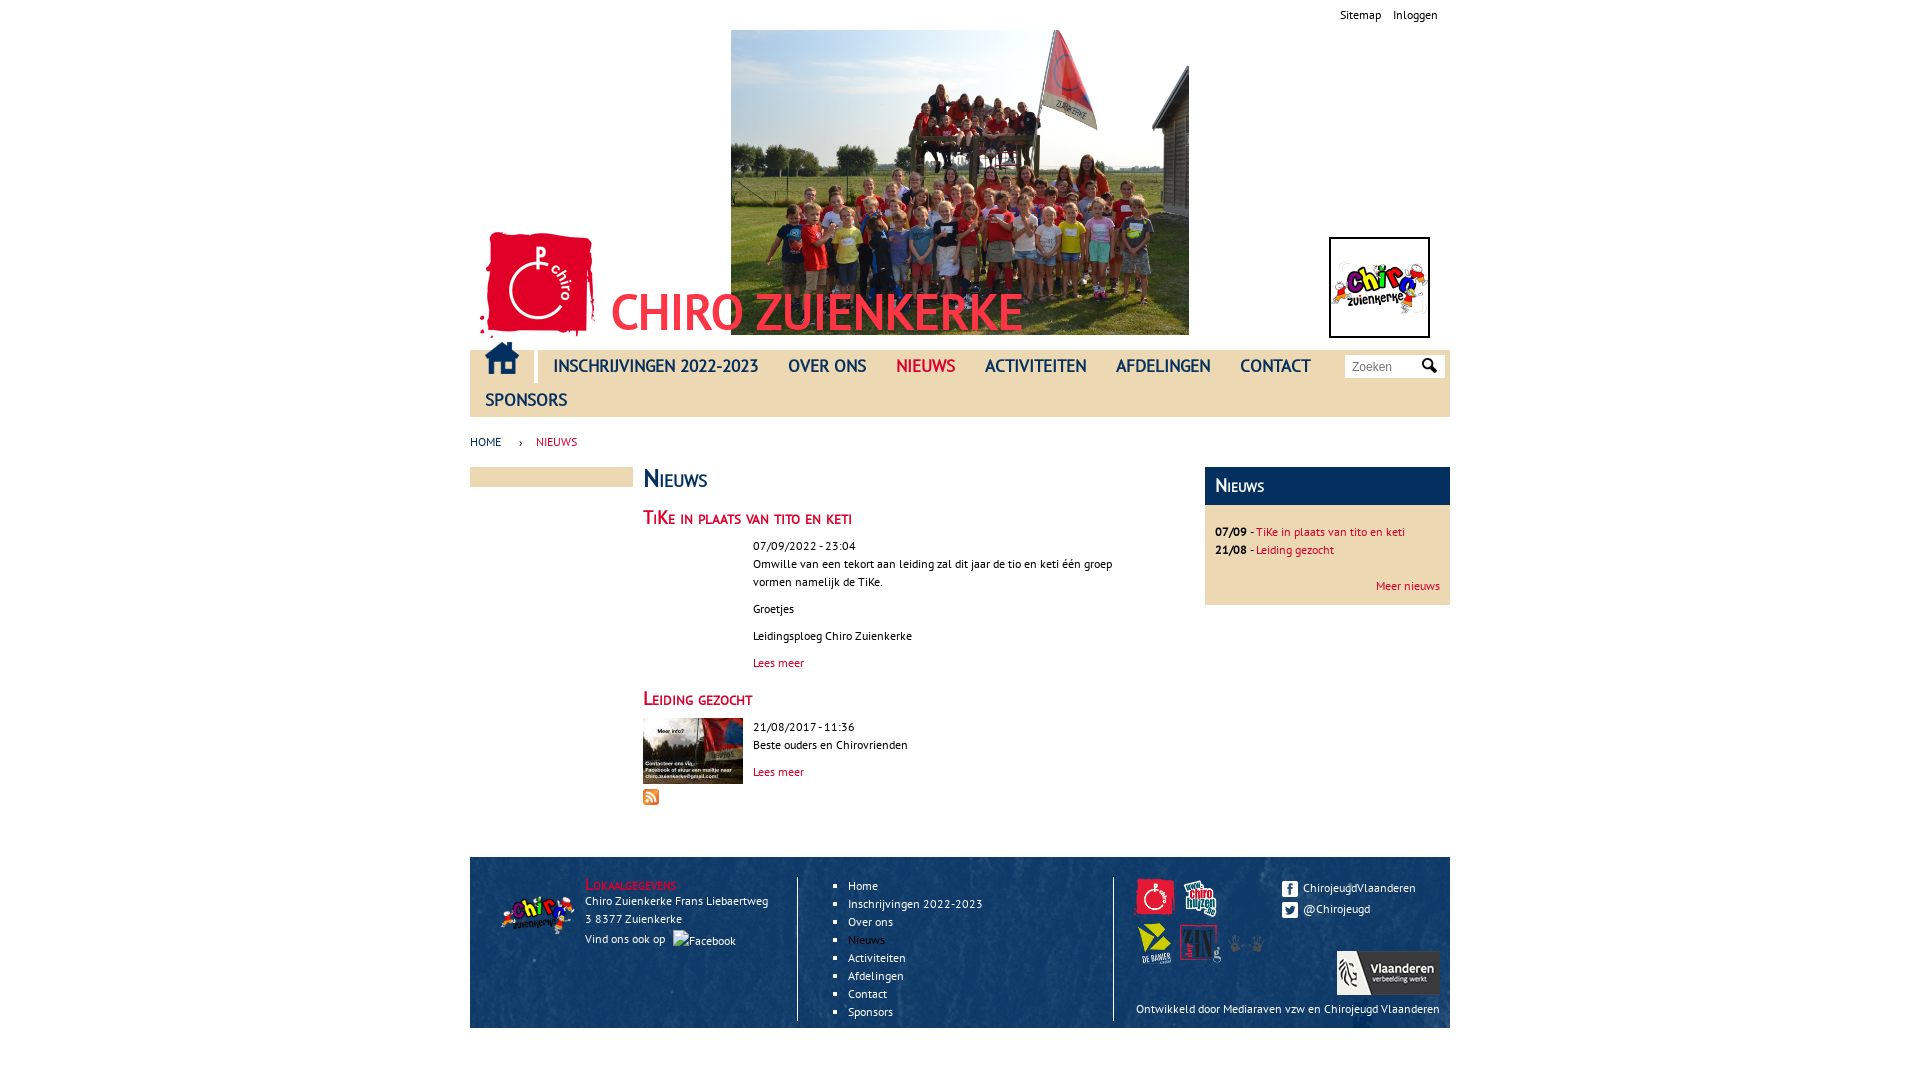  What do you see at coordinates (777, 770) in the screenshot?
I see `'Lees meer'` at bounding box center [777, 770].